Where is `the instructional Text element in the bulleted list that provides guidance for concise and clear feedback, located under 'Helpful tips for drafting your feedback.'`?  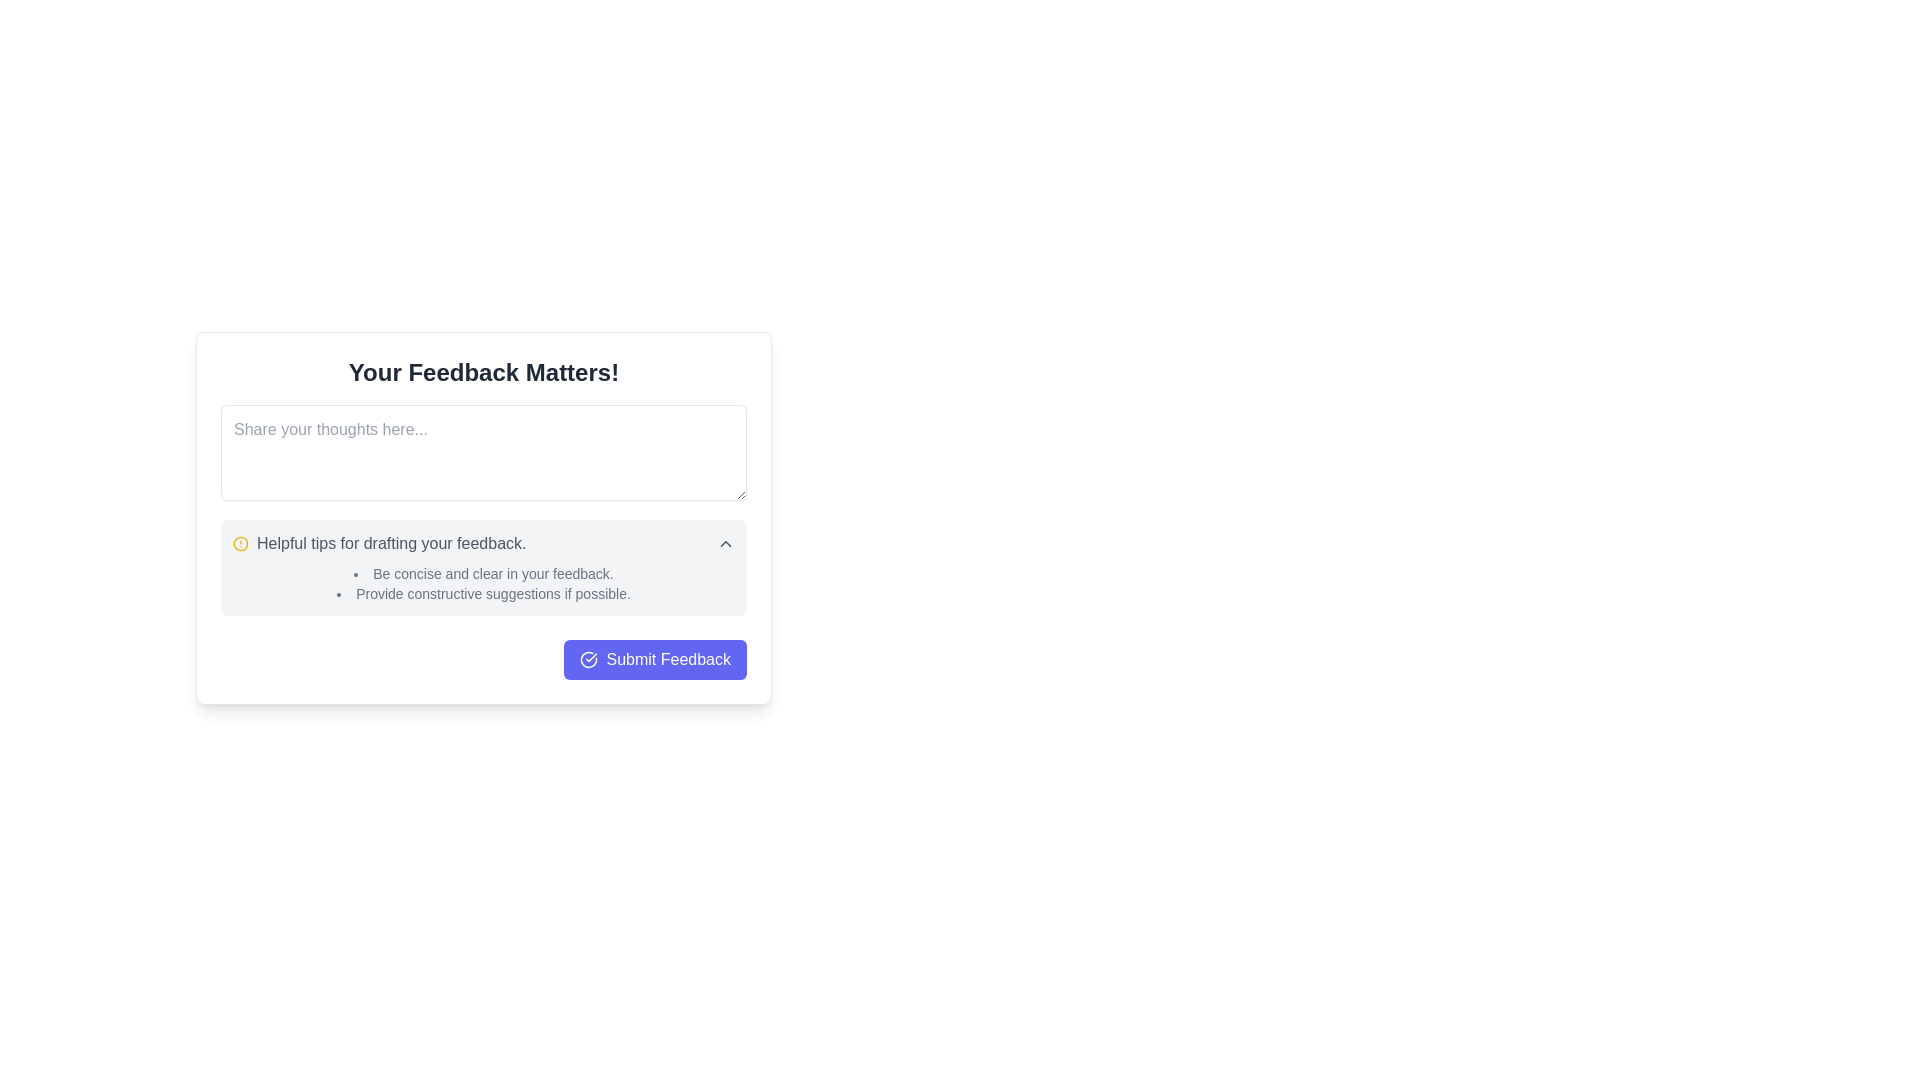 the instructional Text element in the bulleted list that provides guidance for concise and clear feedback, located under 'Helpful tips for drafting your feedback.' is located at coordinates (484, 574).